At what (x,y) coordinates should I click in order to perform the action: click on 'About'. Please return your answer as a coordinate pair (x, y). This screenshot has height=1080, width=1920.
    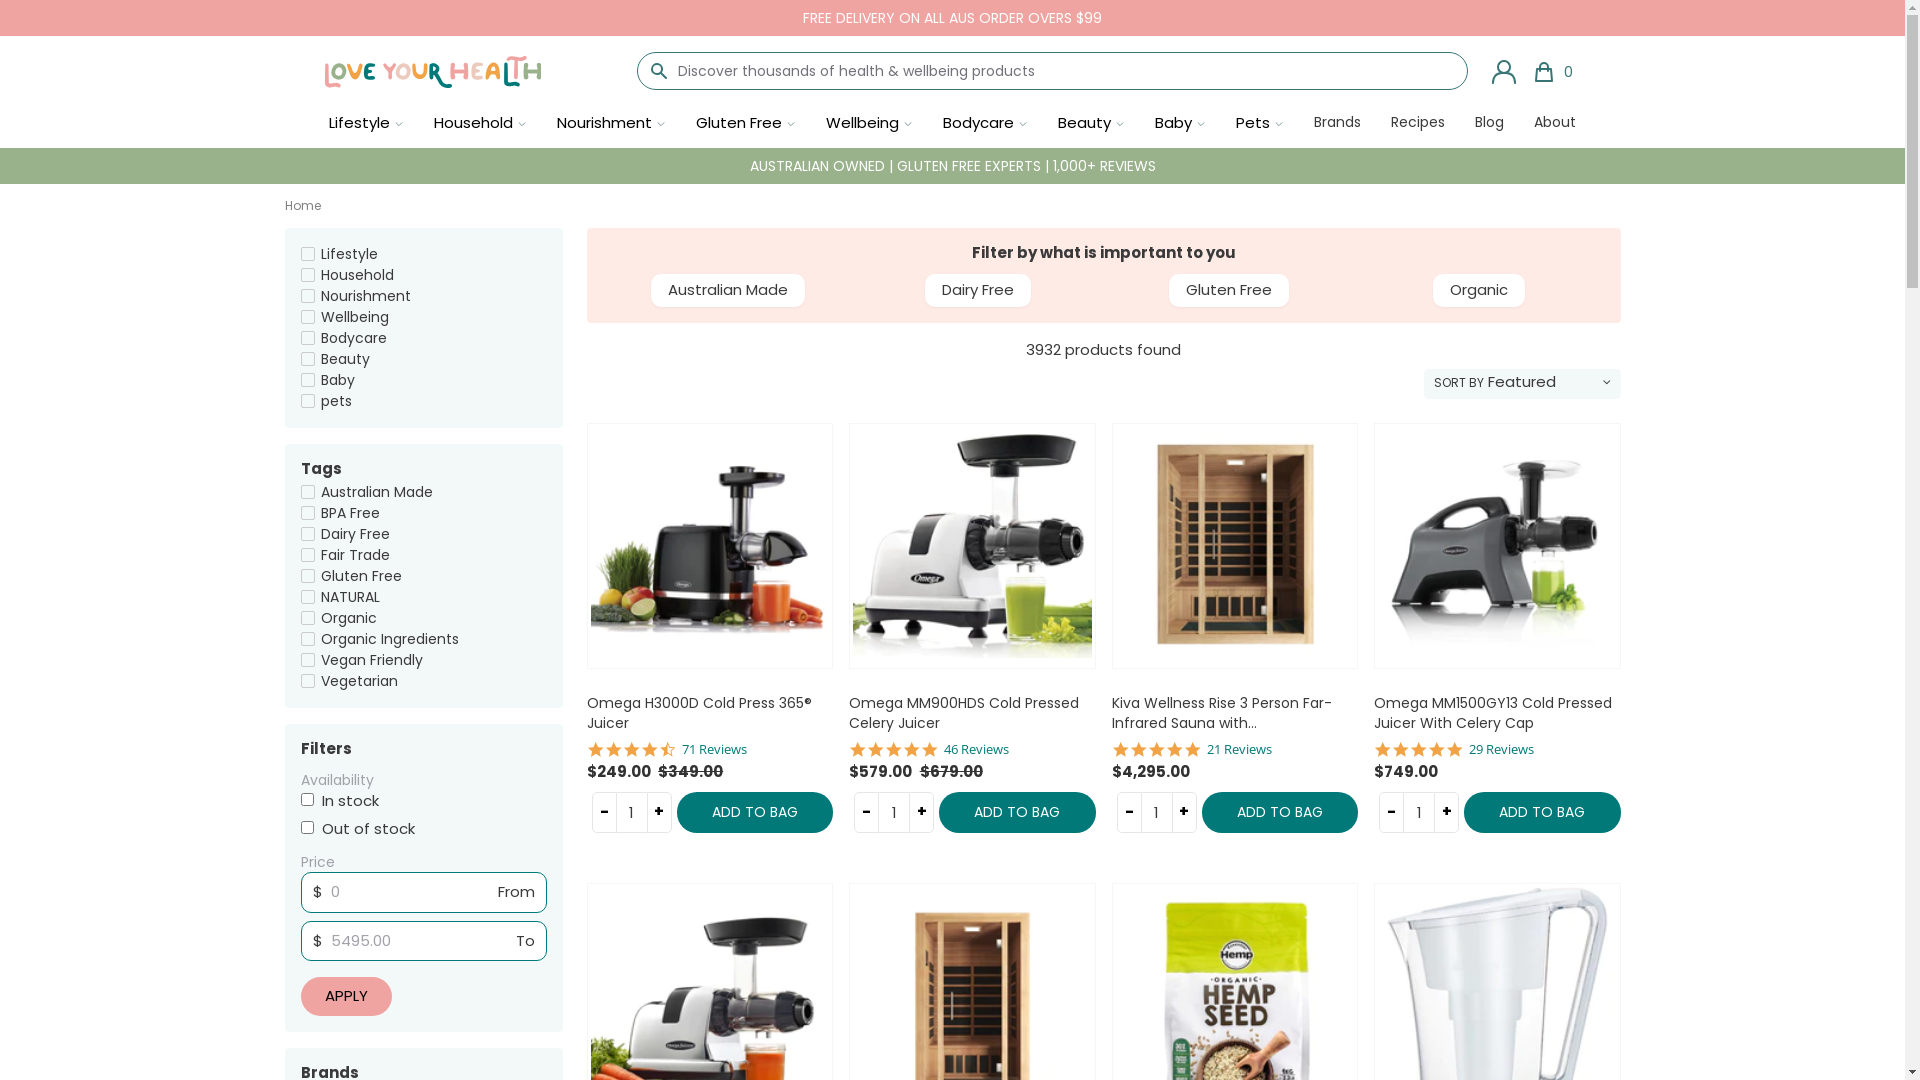
    Looking at the image, I should click on (1554, 123).